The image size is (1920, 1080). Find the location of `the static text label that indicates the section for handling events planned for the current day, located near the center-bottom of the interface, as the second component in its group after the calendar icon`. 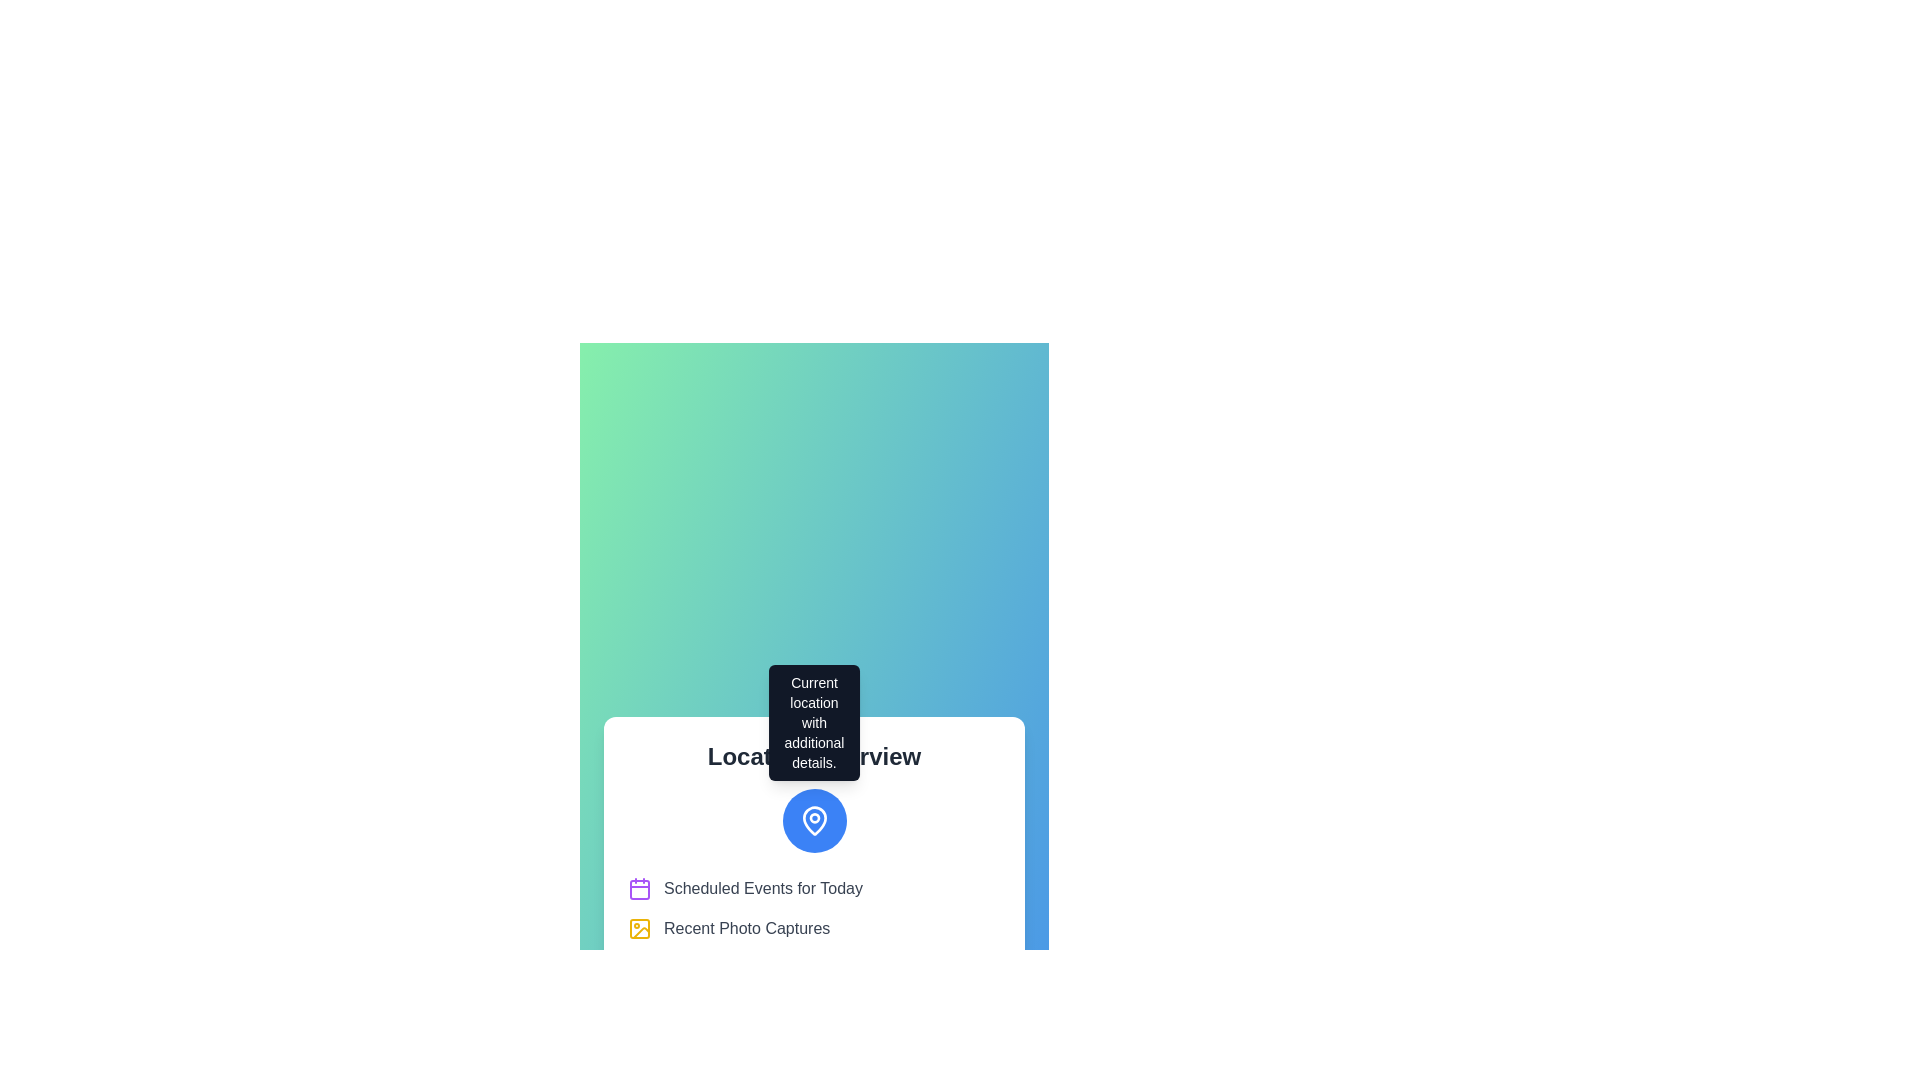

the static text label that indicates the section for handling events planned for the current day, located near the center-bottom of the interface, as the second component in its group after the calendar icon is located at coordinates (762, 887).